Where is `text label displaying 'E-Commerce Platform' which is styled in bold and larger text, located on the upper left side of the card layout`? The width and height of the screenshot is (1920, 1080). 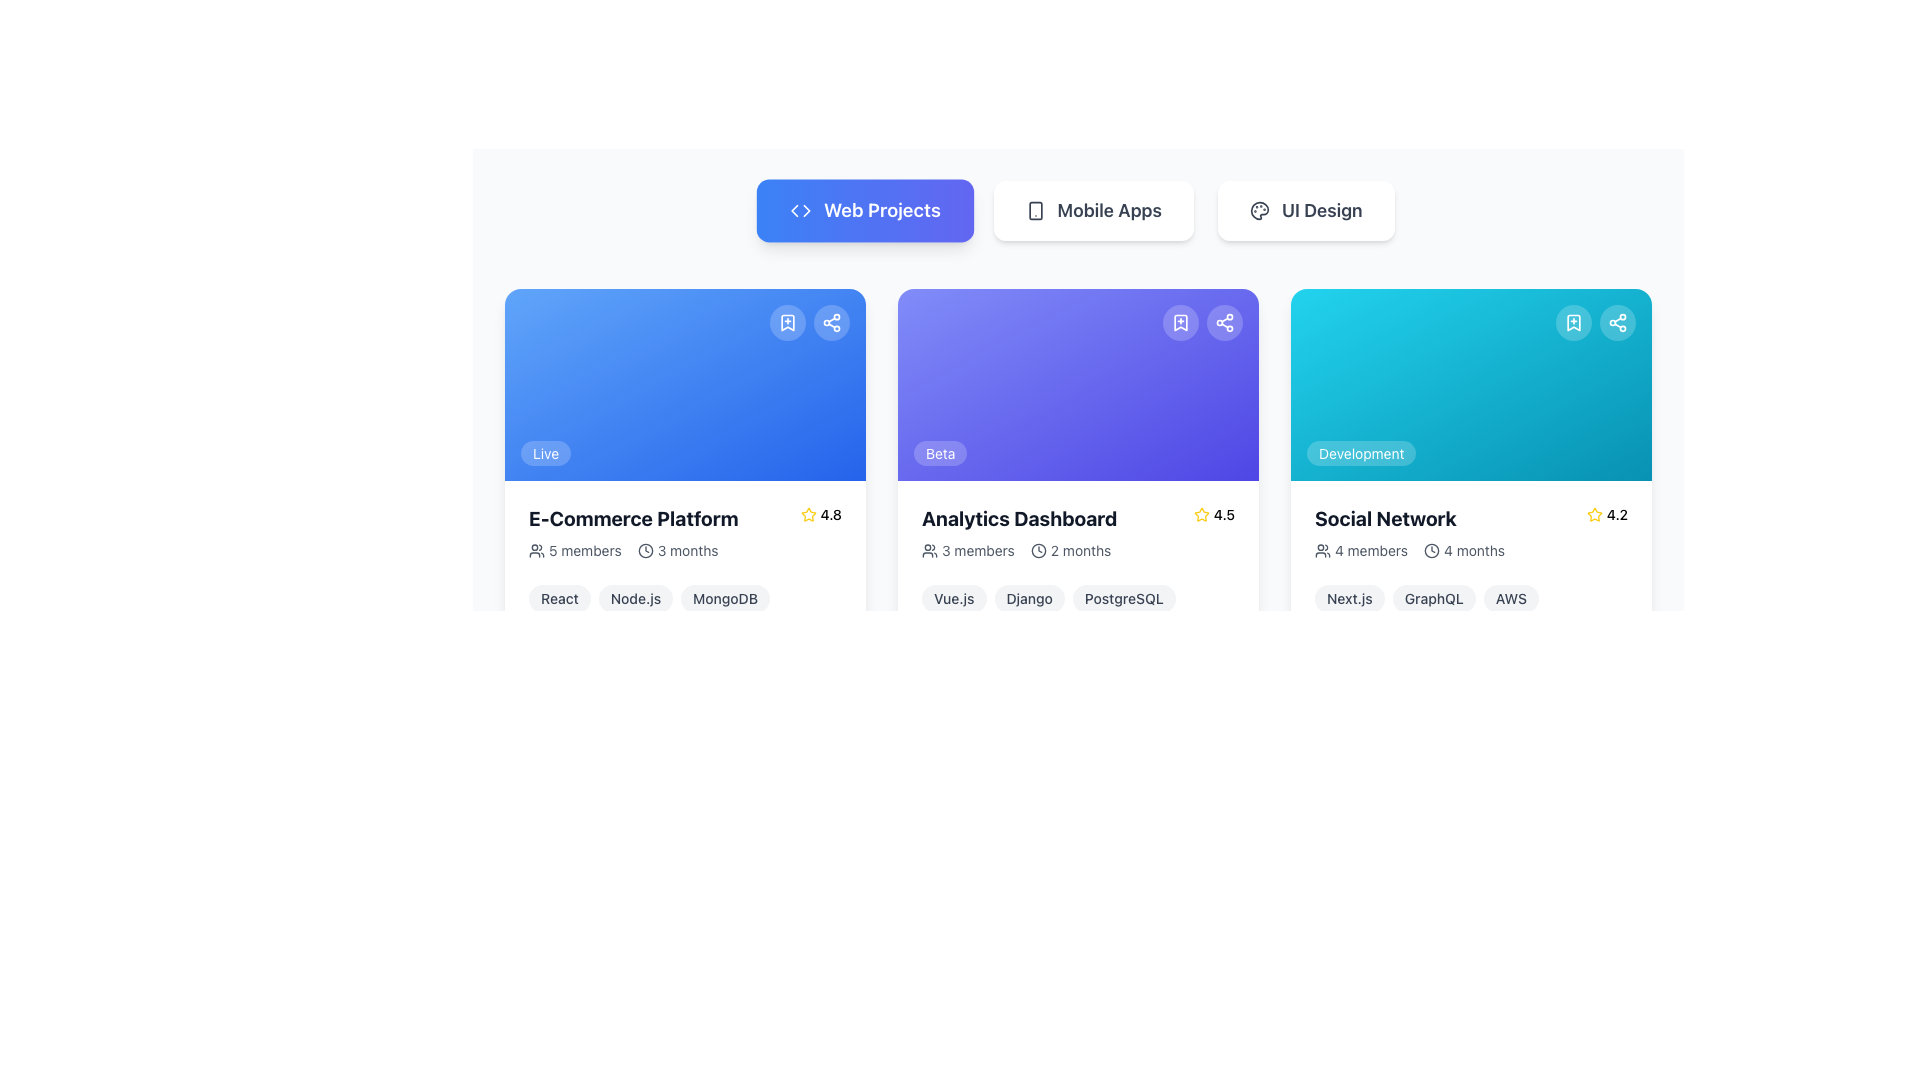
text label displaying 'E-Commerce Platform' which is styled in bold and larger text, located on the upper left side of the card layout is located at coordinates (632, 518).